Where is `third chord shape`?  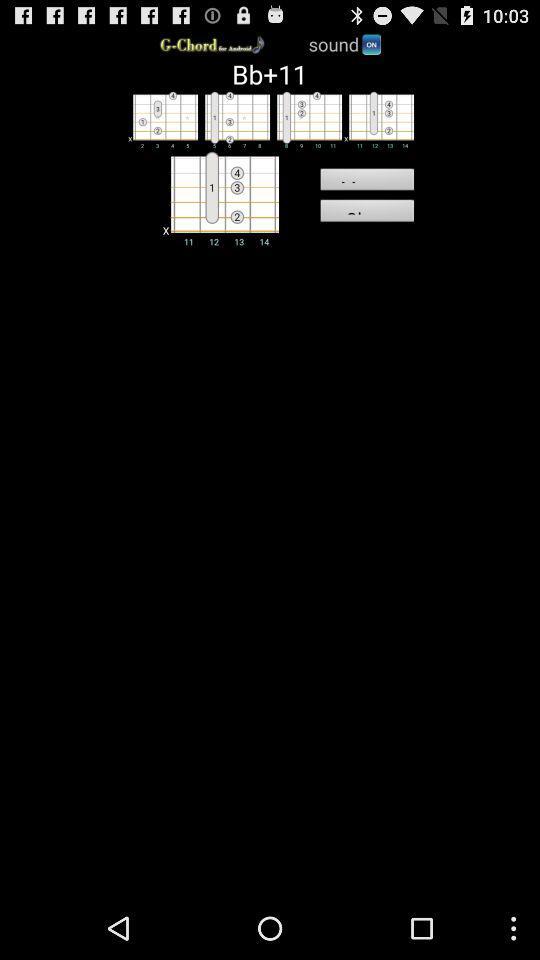 third chord shape is located at coordinates (306, 119).